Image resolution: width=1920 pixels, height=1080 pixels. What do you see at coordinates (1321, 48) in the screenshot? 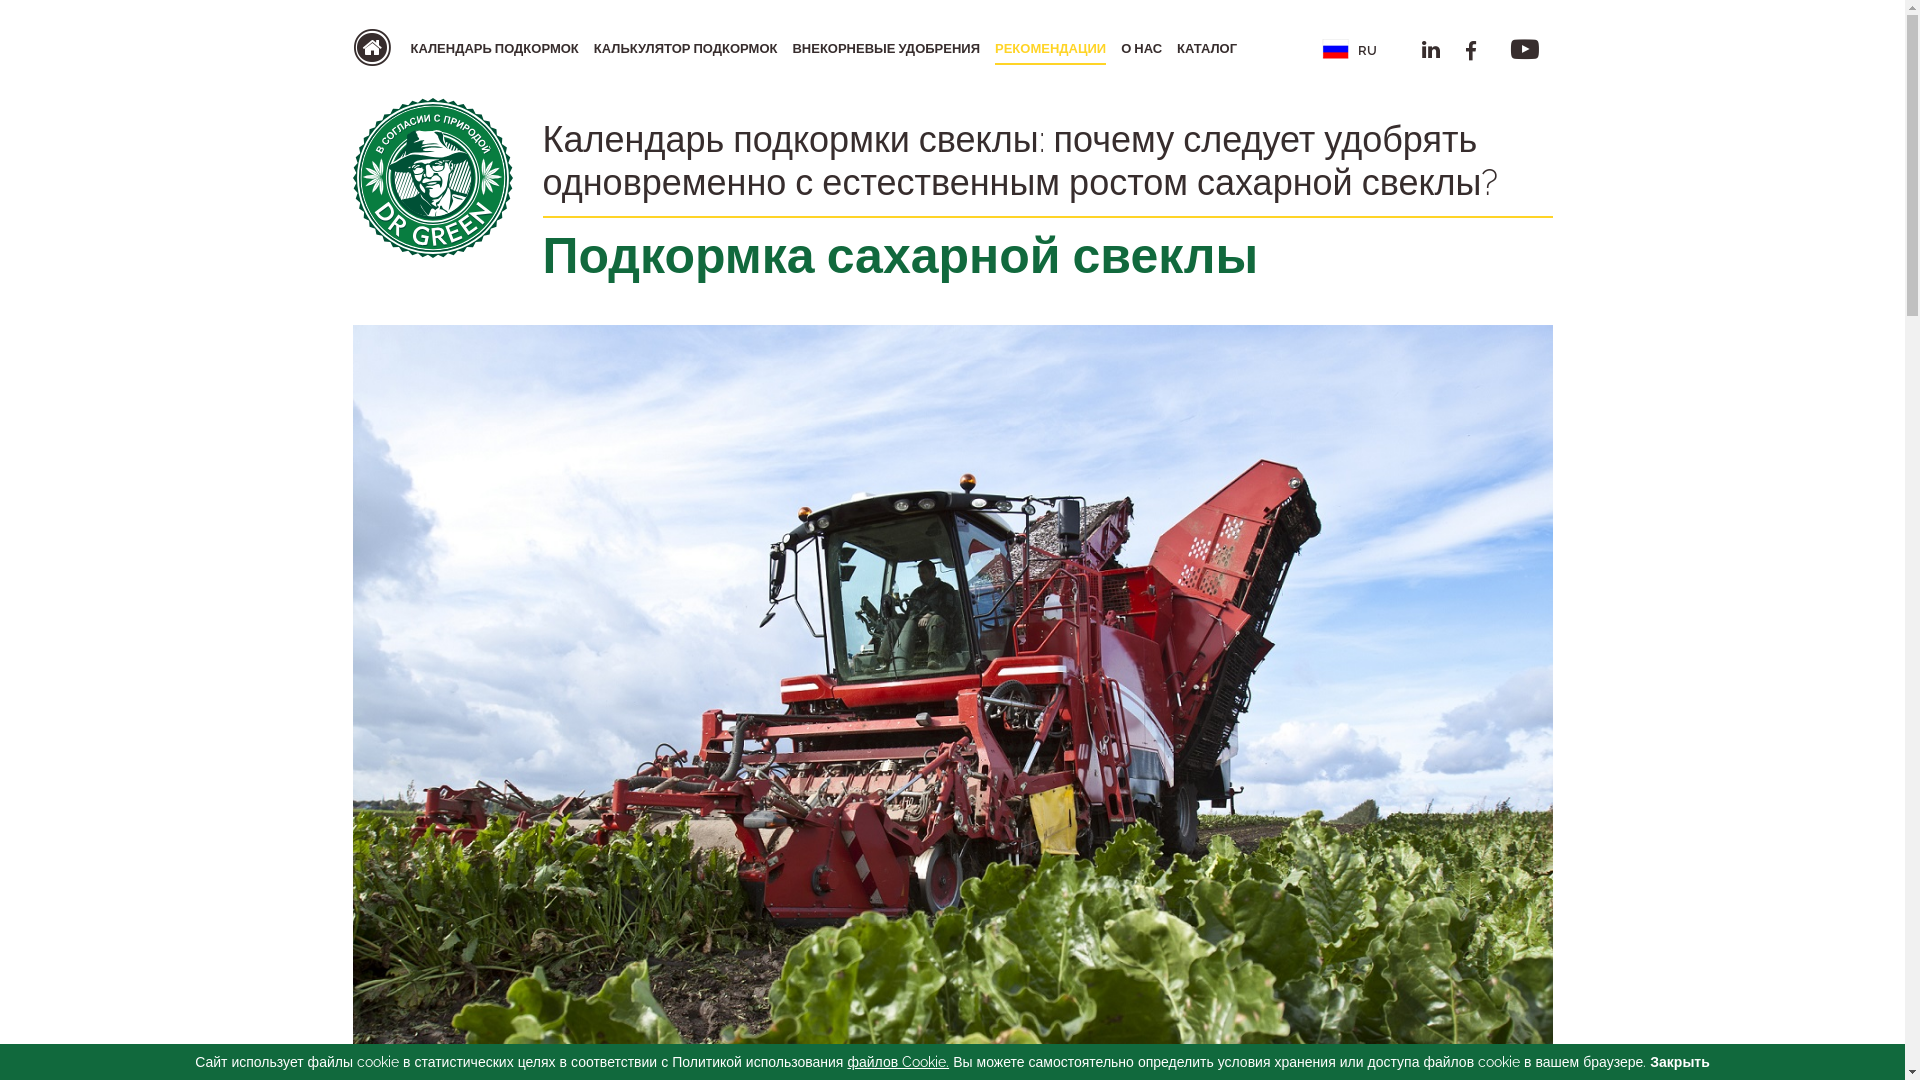
I see `'RU'` at bounding box center [1321, 48].